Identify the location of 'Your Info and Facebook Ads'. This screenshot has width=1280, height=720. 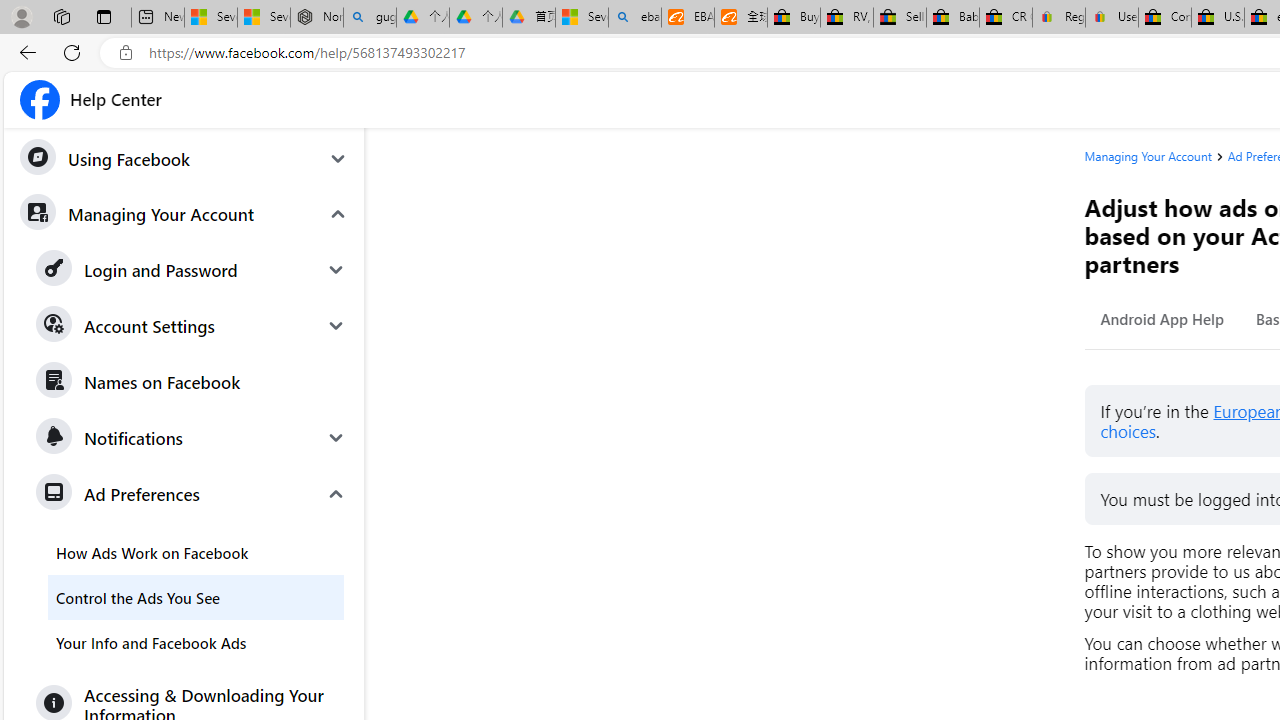
(196, 642).